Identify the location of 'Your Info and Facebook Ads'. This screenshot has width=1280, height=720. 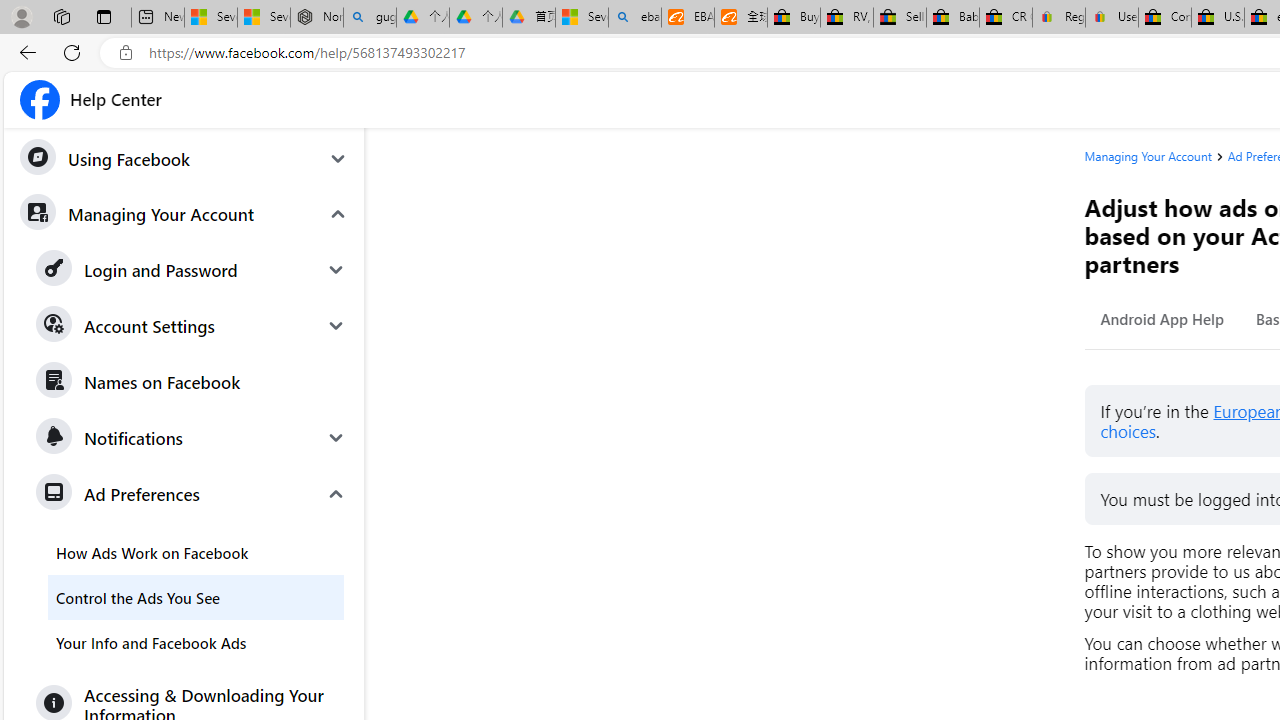
(196, 642).